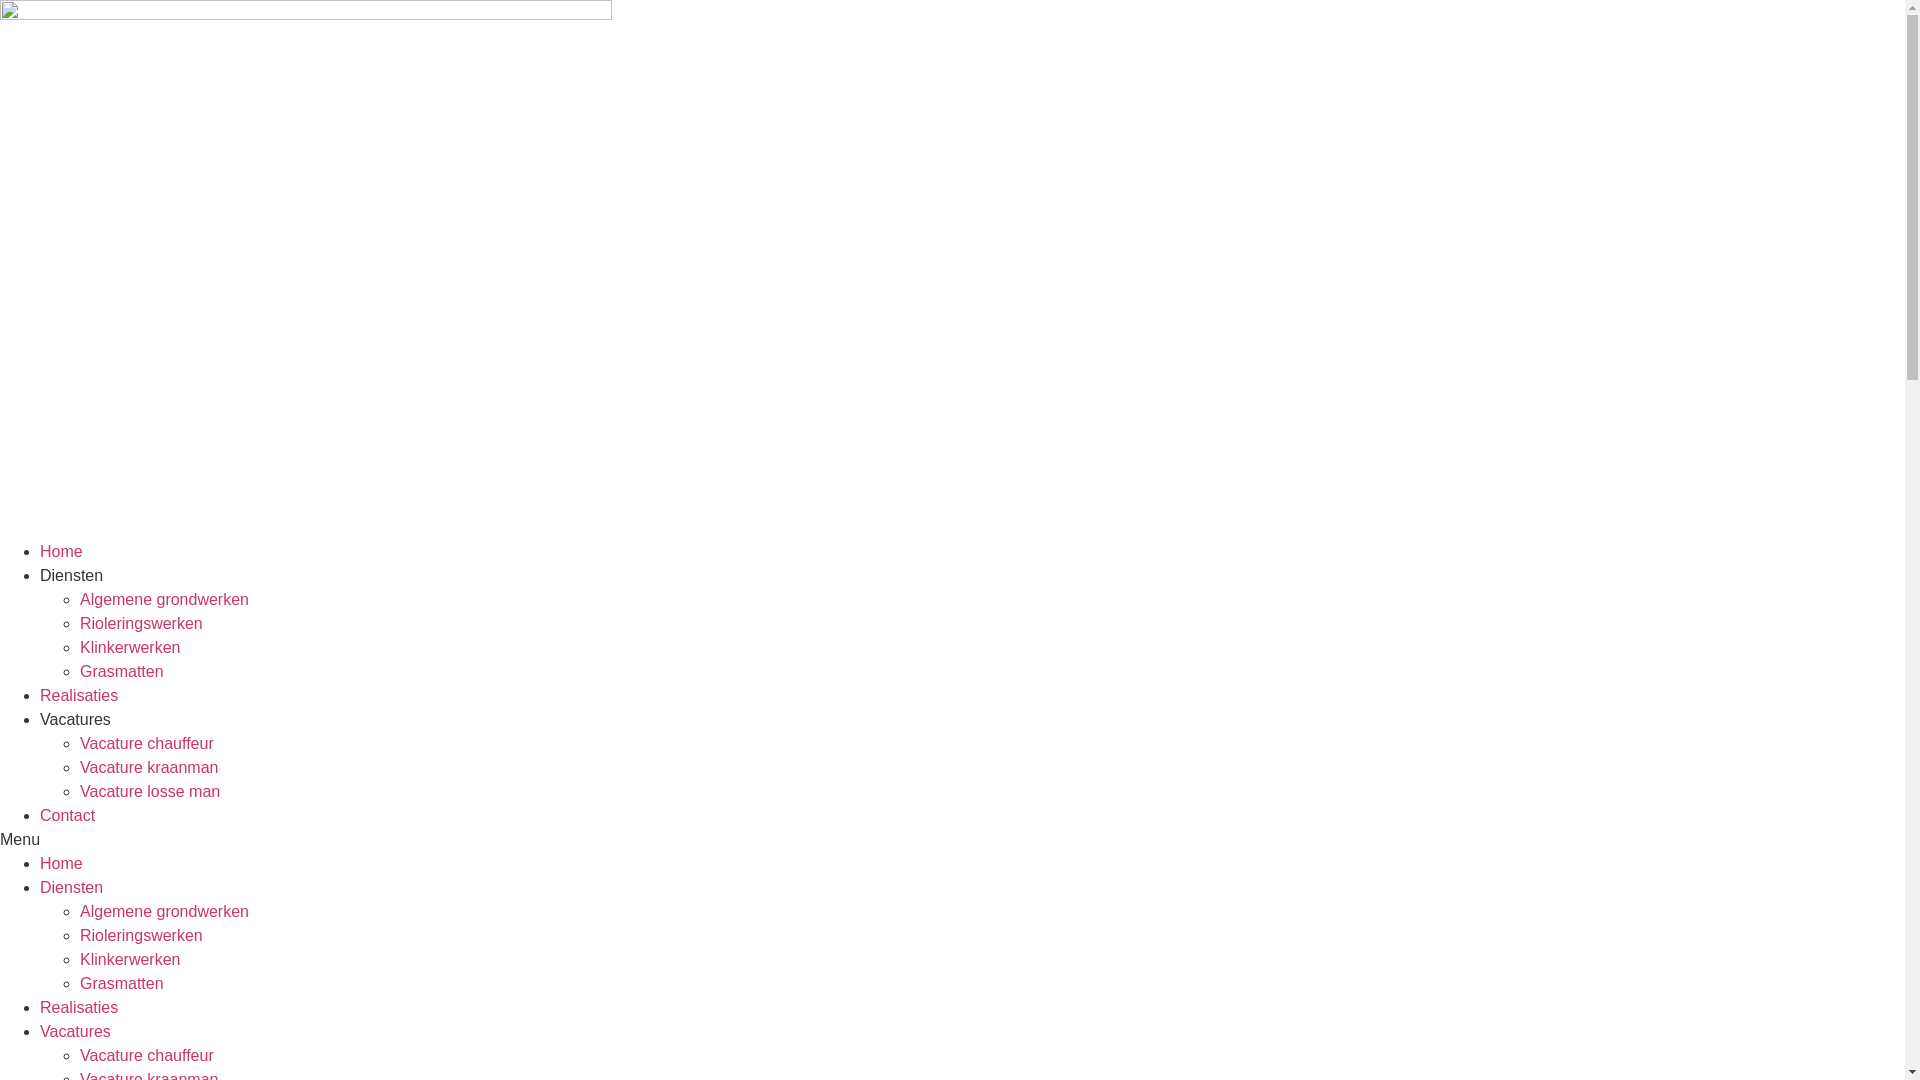 This screenshot has width=1920, height=1080. I want to click on 'Vacature losse man', so click(148, 790).